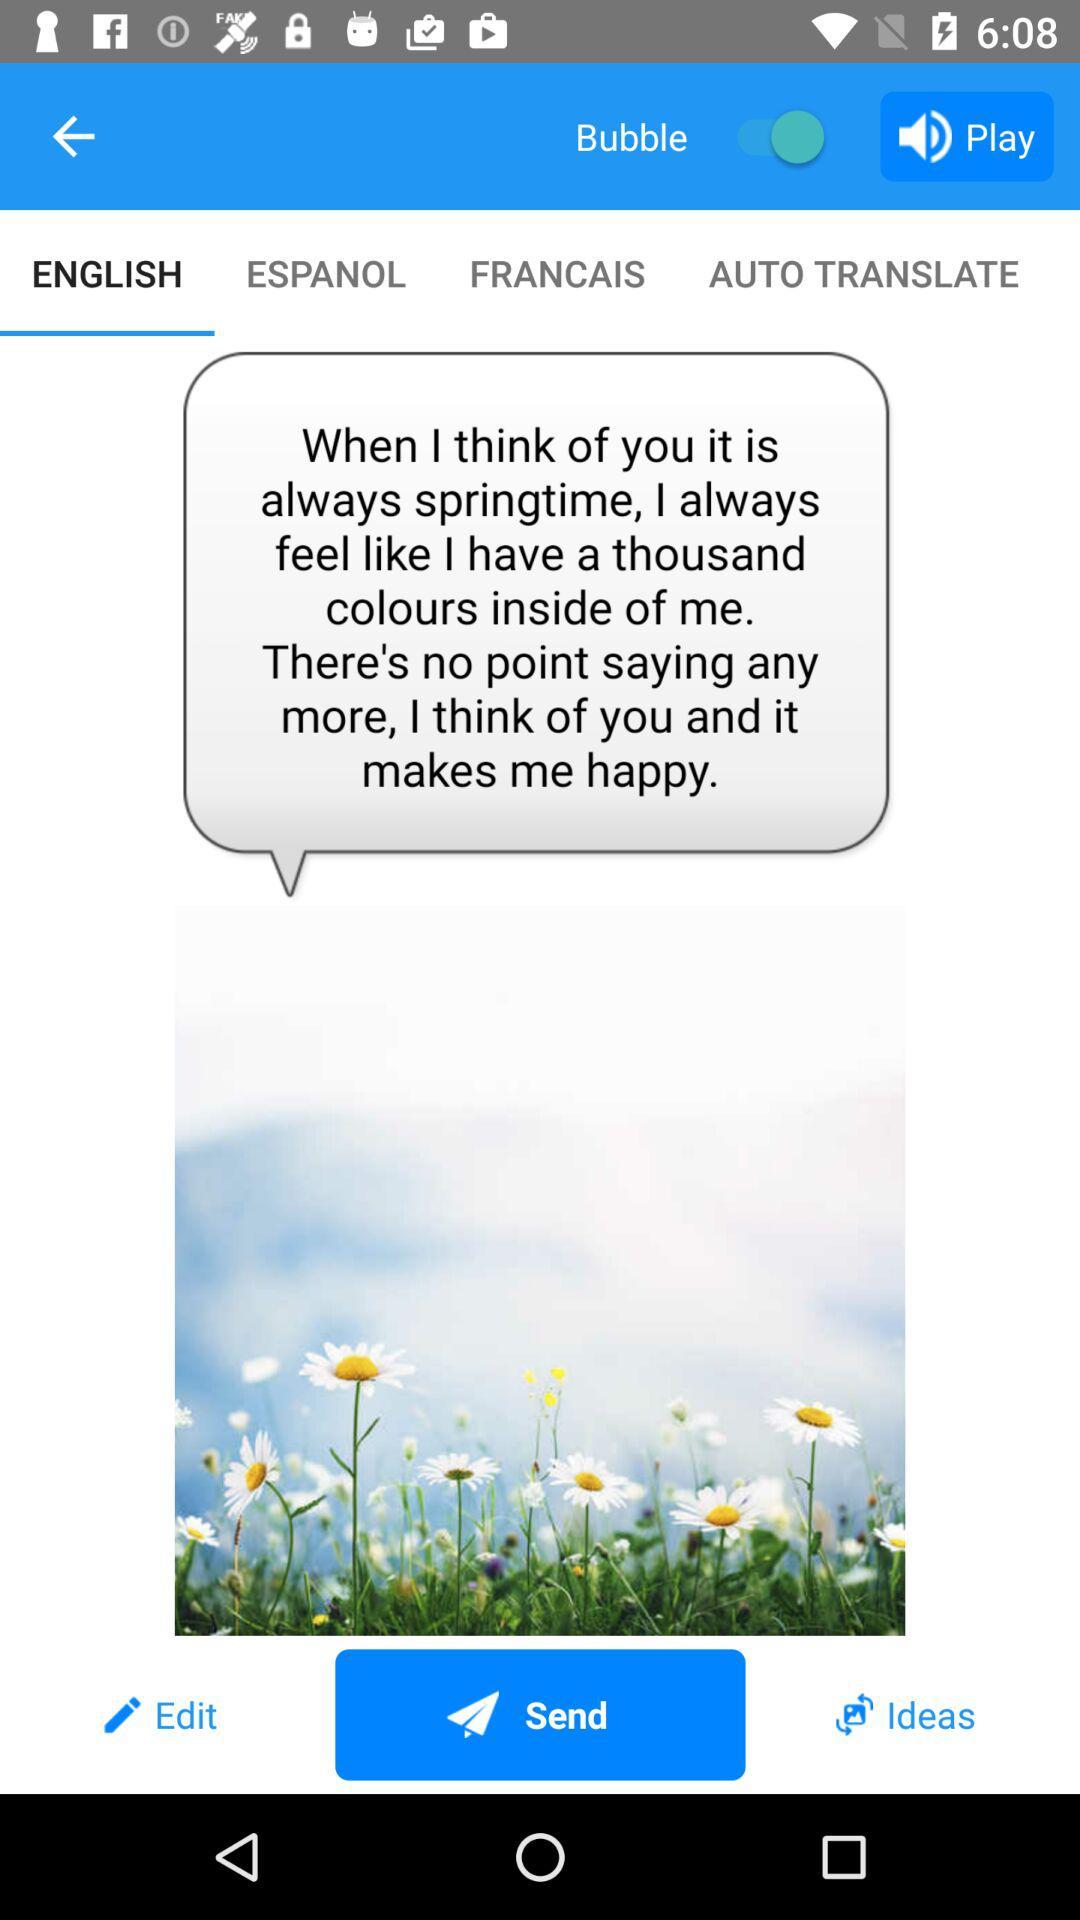 This screenshot has width=1080, height=1920. Describe the element at coordinates (540, 987) in the screenshot. I see `the icon above edit item` at that location.